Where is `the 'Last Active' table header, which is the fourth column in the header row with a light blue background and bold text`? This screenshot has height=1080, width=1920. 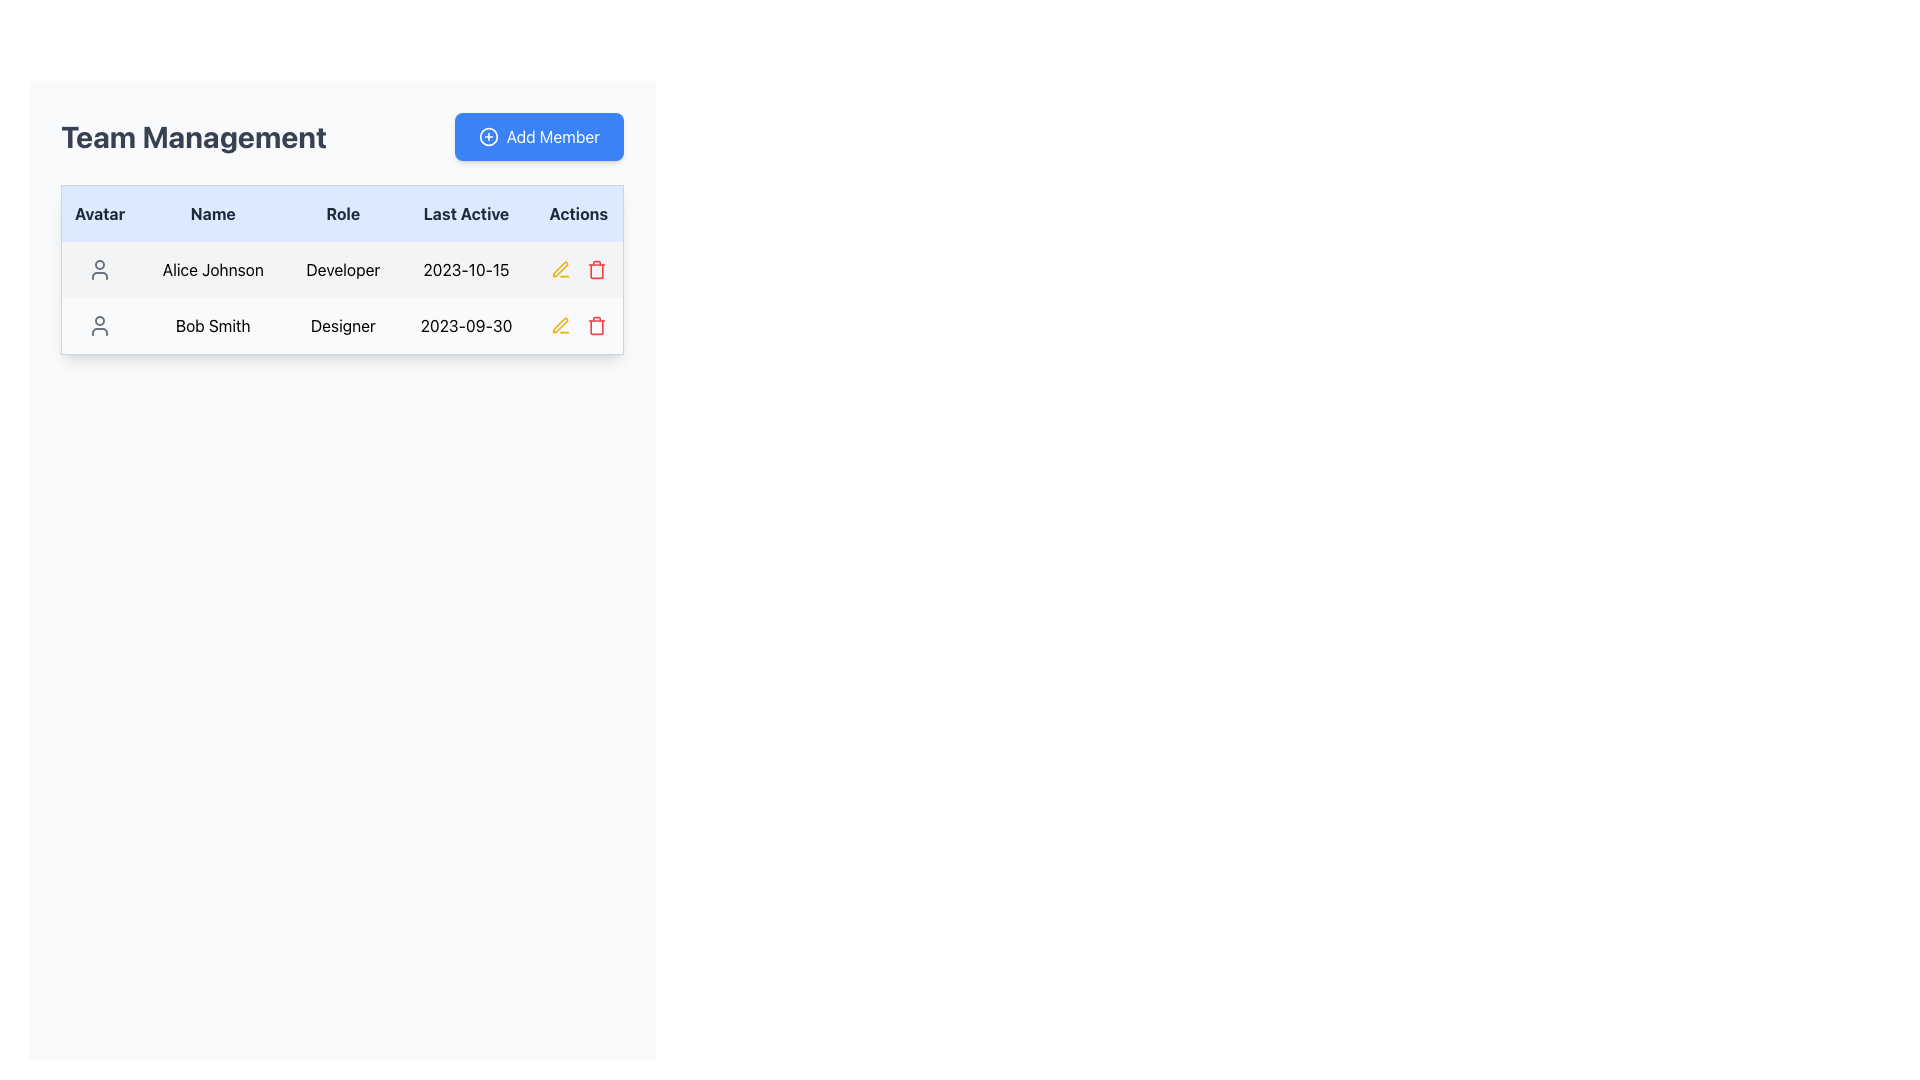 the 'Last Active' table header, which is the fourth column in the header row with a light blue background and bold text is located at coordinates (465, 213).